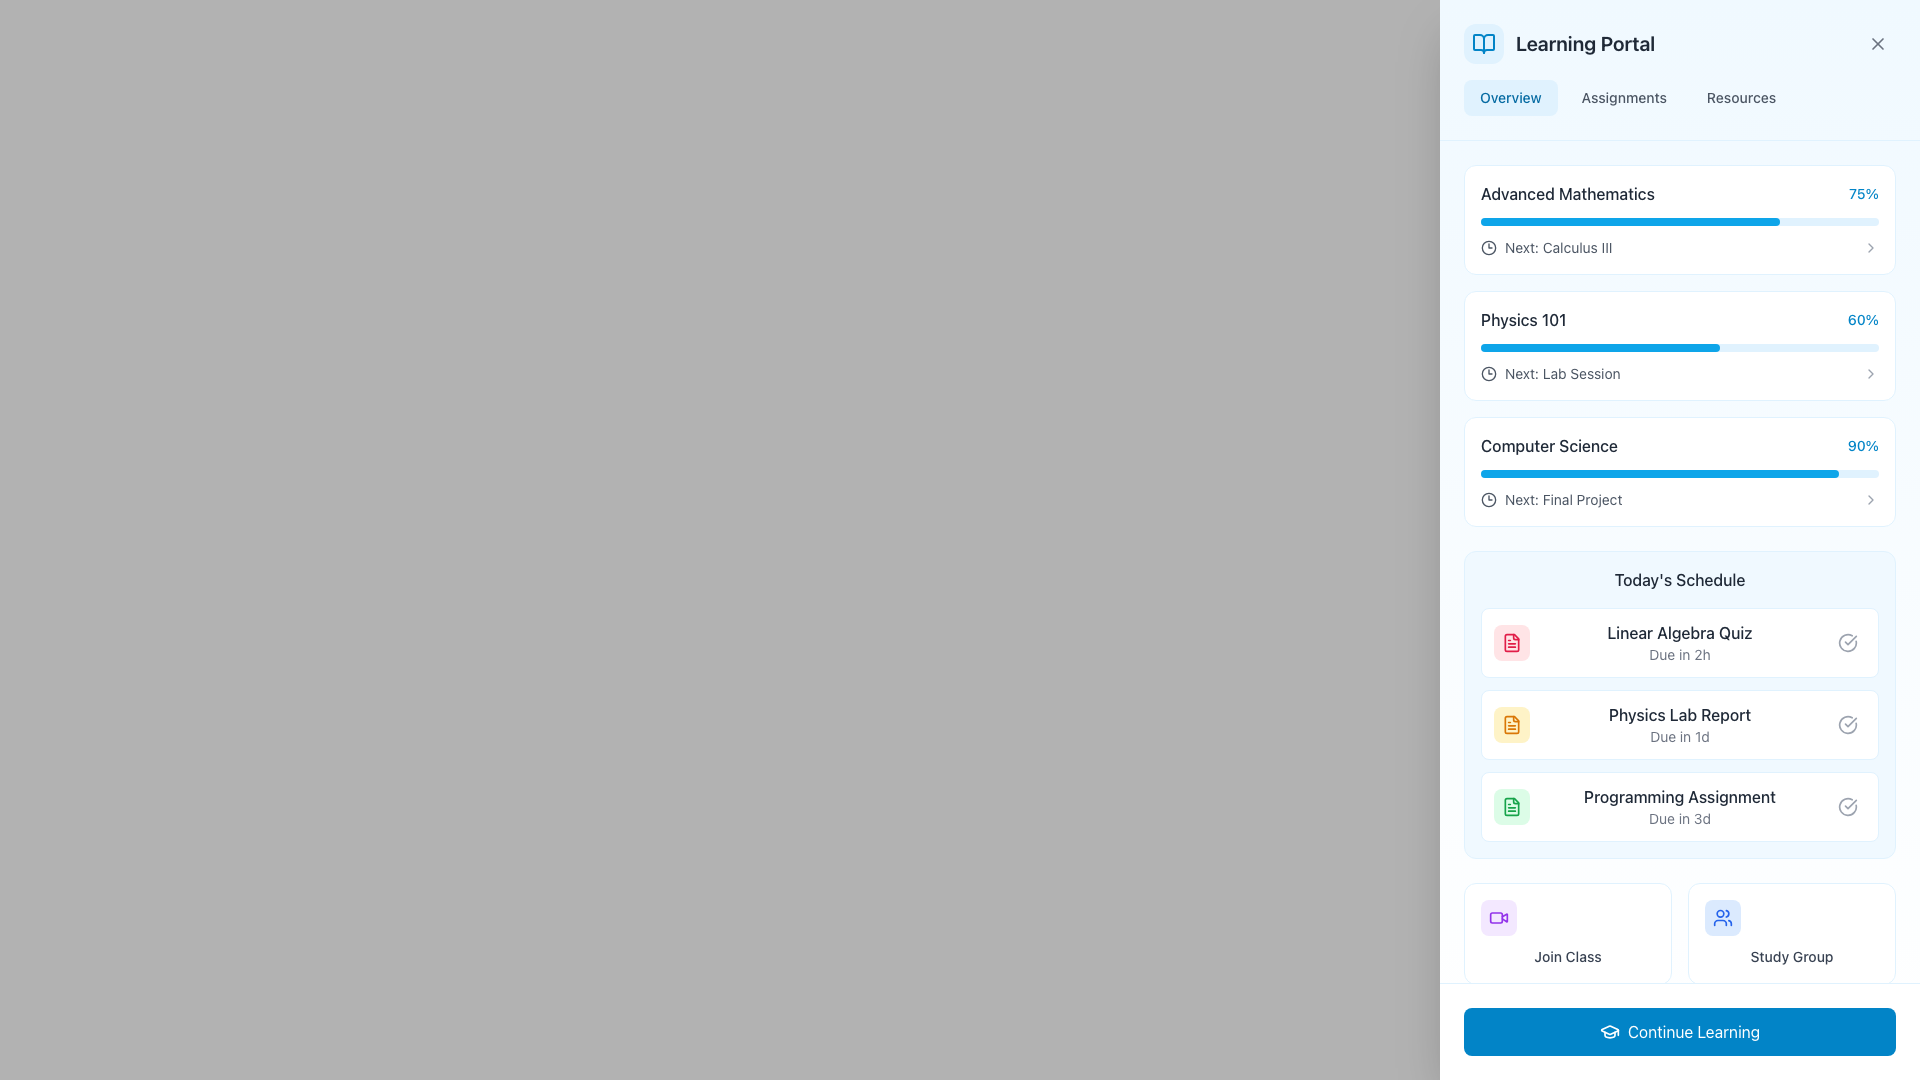 The image size is (1920, 1080). What do you see at coordinates (1512, 725) in the screenshot?
I see `the 'Physics Lab Report' icon located in the 'Today's Schedule' section, positioned between the 'Linear Algebra Quiz' and 'Programming Assignment' entries` at bounding box center [1512, 725].